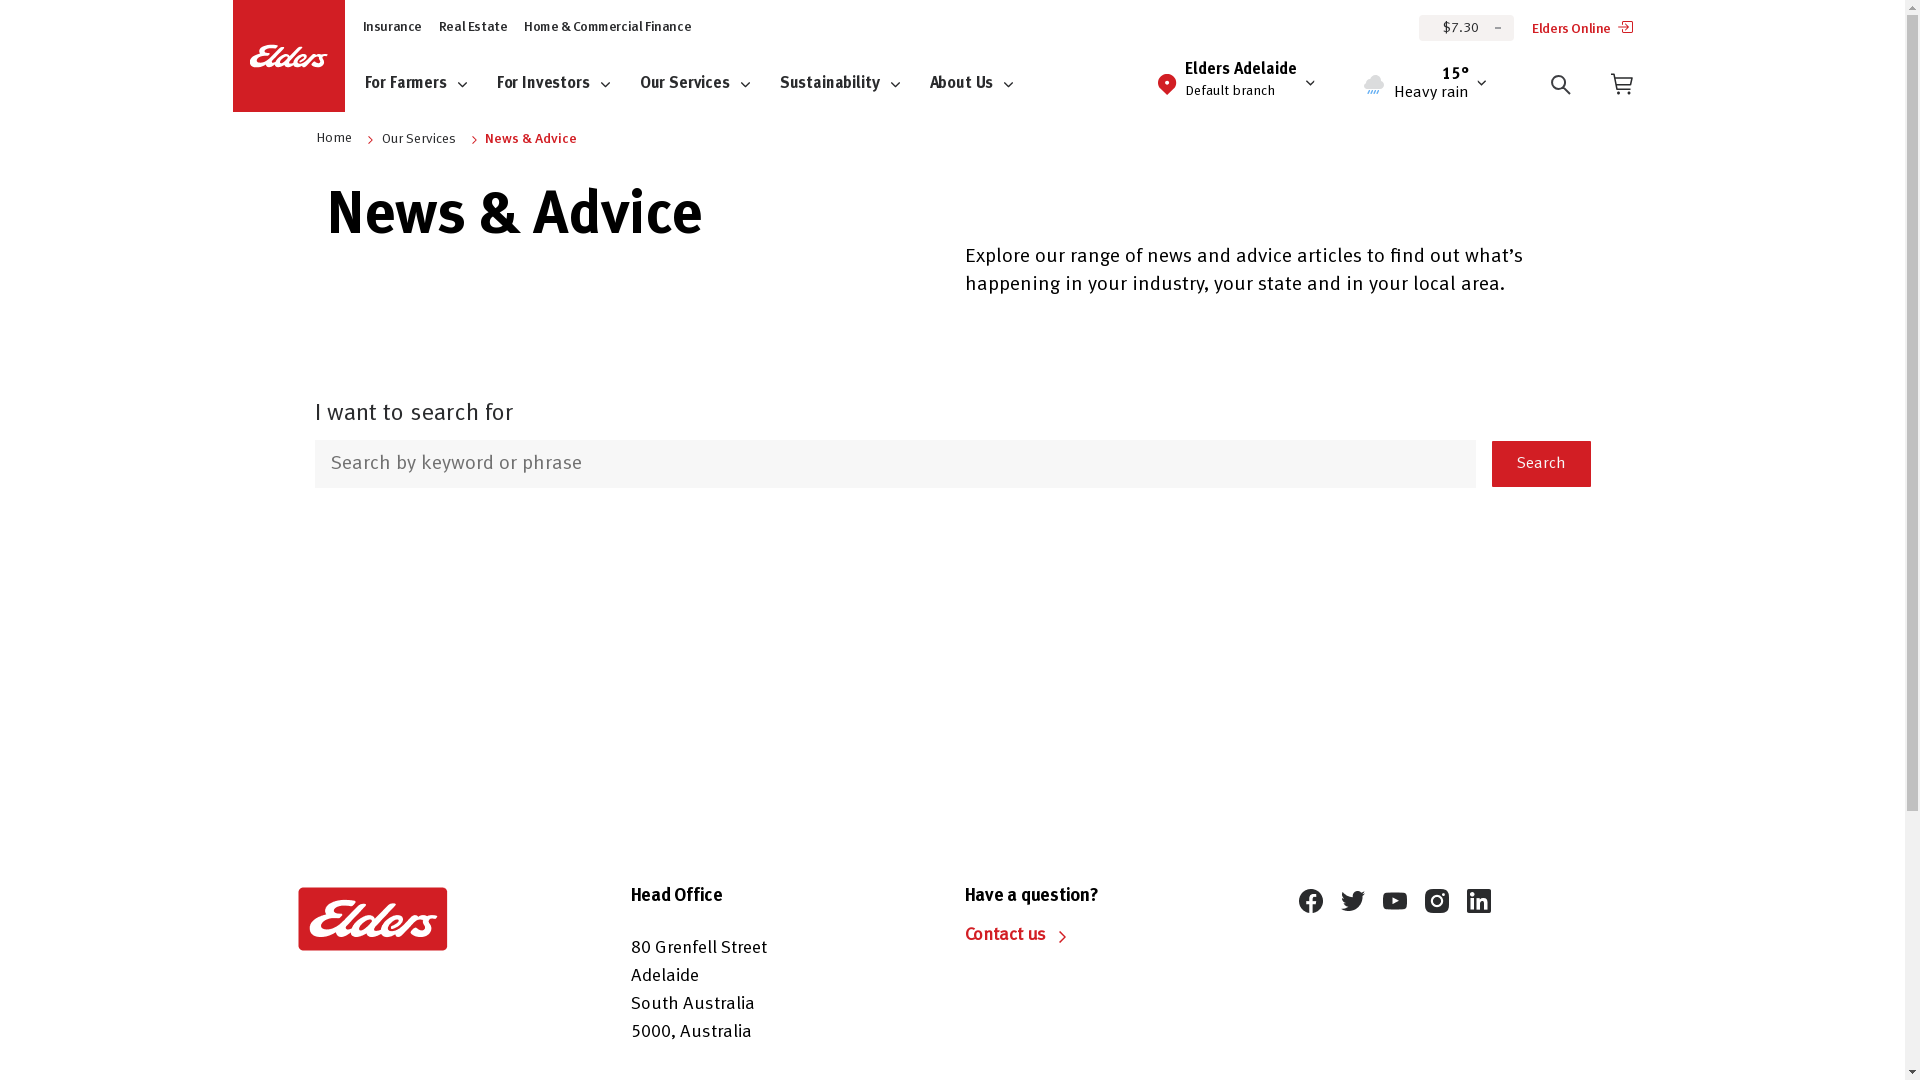 This screenshot has height=1080, width=1920. Describe the element at coordinates (416, 138) in the screenshot. I see `'Our Services'` at that location.